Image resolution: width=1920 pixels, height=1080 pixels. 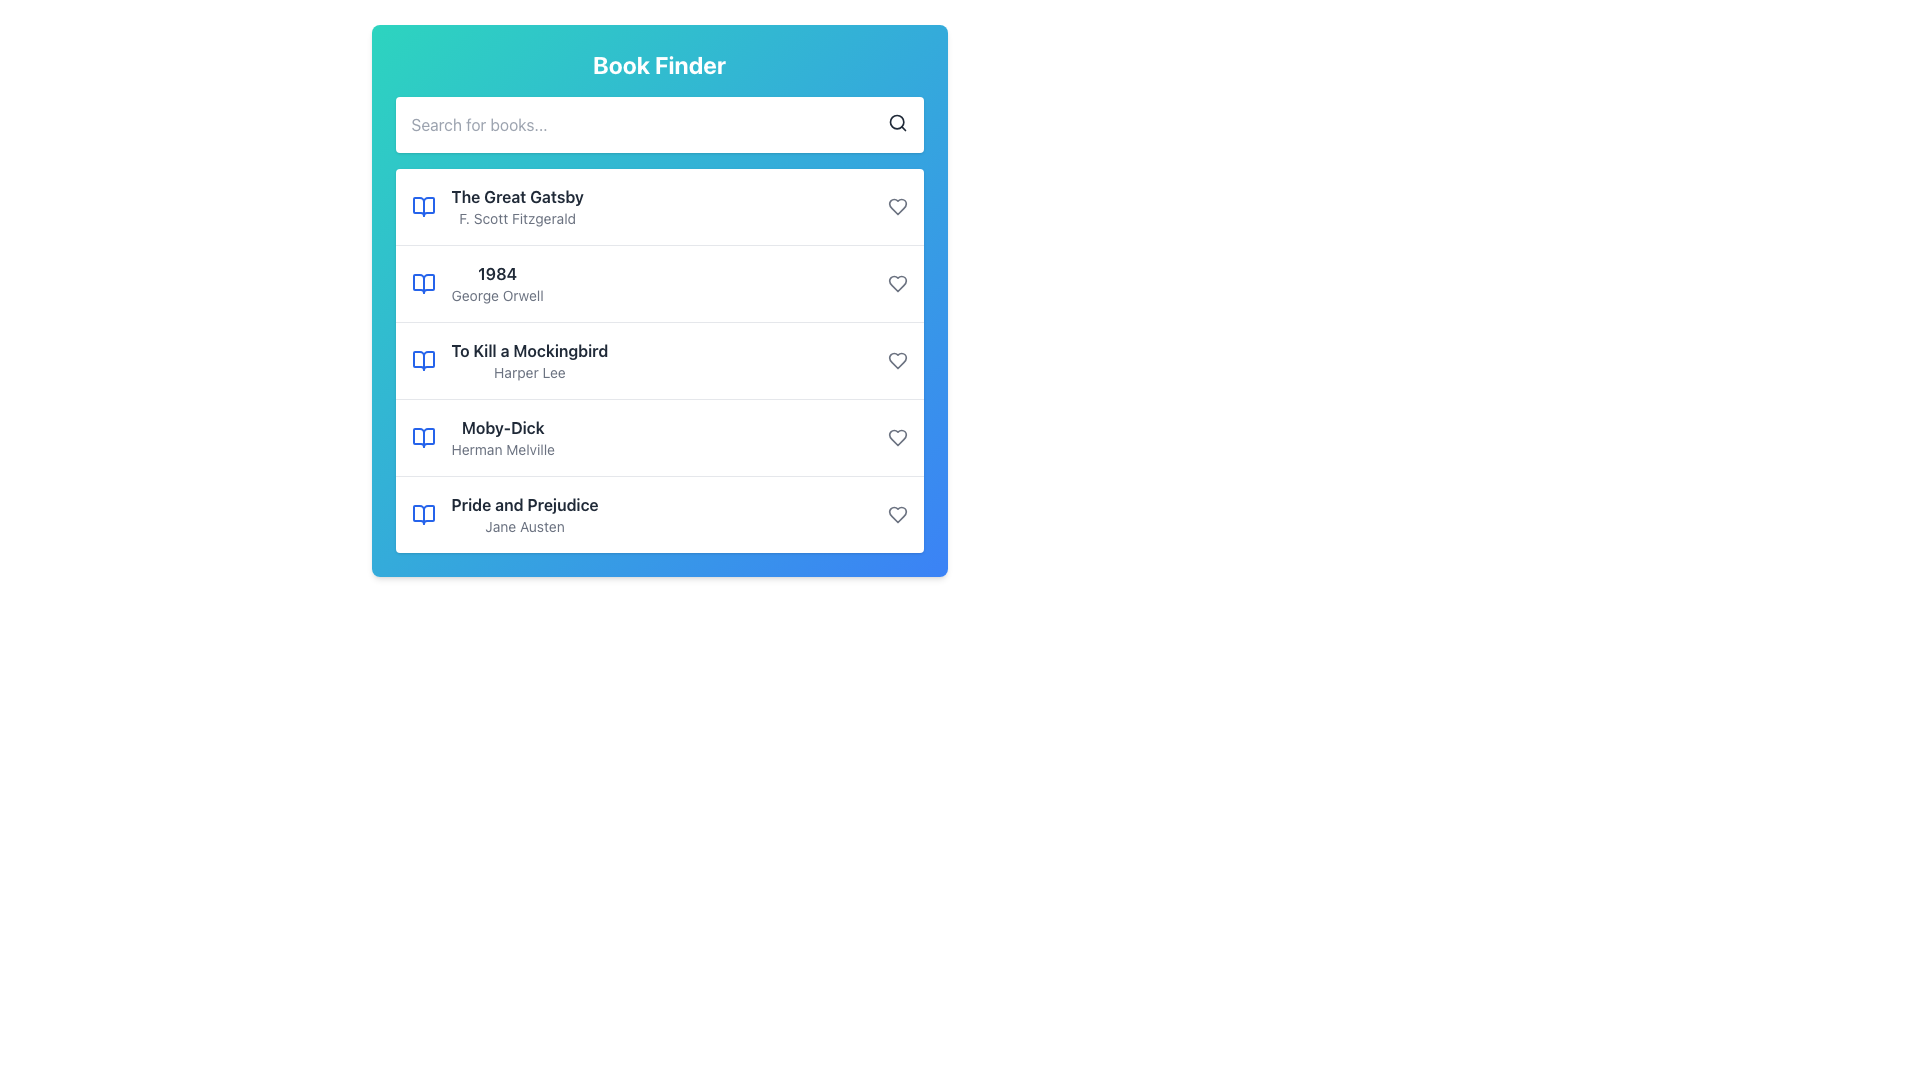 What do you see at coordinates (422, 361) in the screenshot?
I see `the open book icon element styled with blue outlines, located to the left of the list item for 'To Kill a Mockingbird' in the card layout` at bounding box center [422, 361].